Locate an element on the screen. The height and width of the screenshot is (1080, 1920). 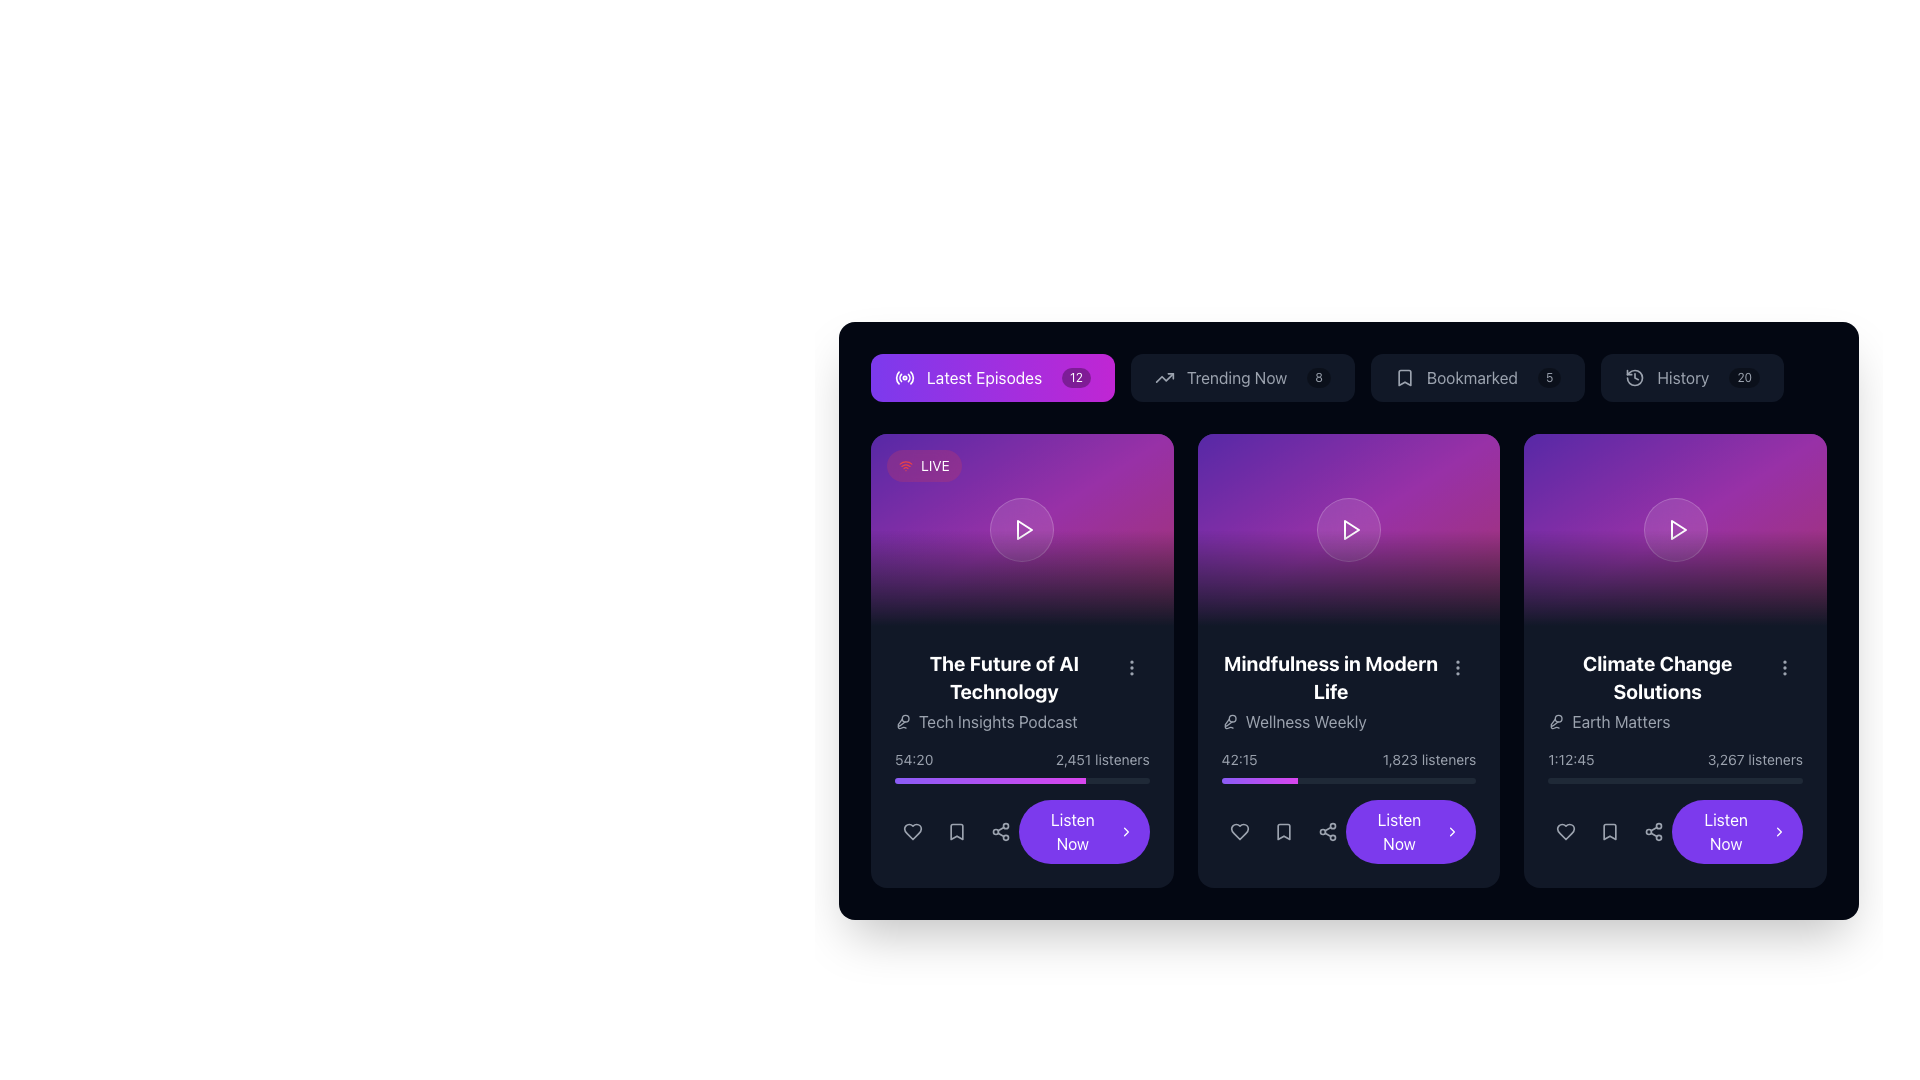
the 'History' button located in the top navigation bar, which is the fourth button in the sequence after 'Latest Episodes', 'Trending Now', and 'Bookmarked' is located at coordinates (1691, 378).